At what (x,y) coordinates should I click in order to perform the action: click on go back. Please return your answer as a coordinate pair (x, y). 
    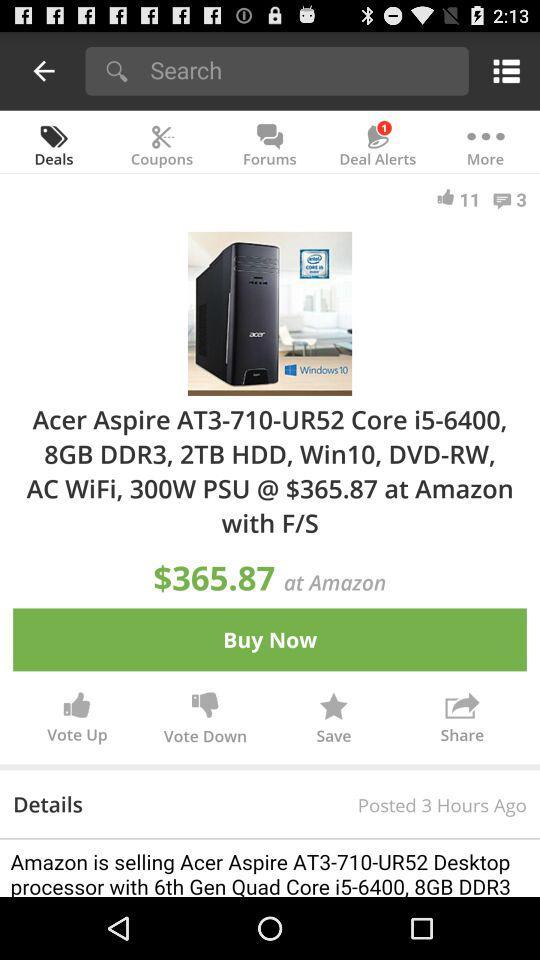
    Looking at the image, I should click on (44, 70).